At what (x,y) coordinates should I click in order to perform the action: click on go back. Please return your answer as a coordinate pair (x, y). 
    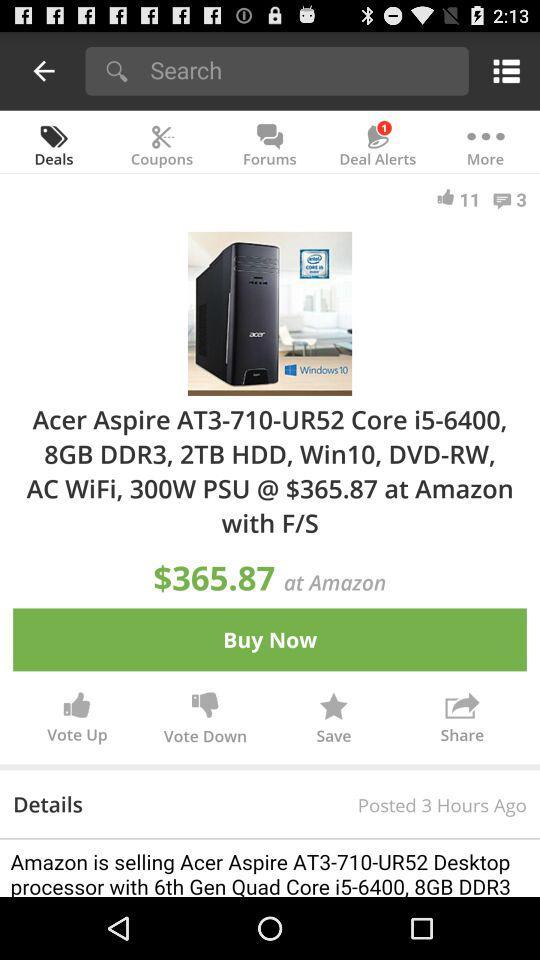
    Looking at the image, I should click on (44, 70).